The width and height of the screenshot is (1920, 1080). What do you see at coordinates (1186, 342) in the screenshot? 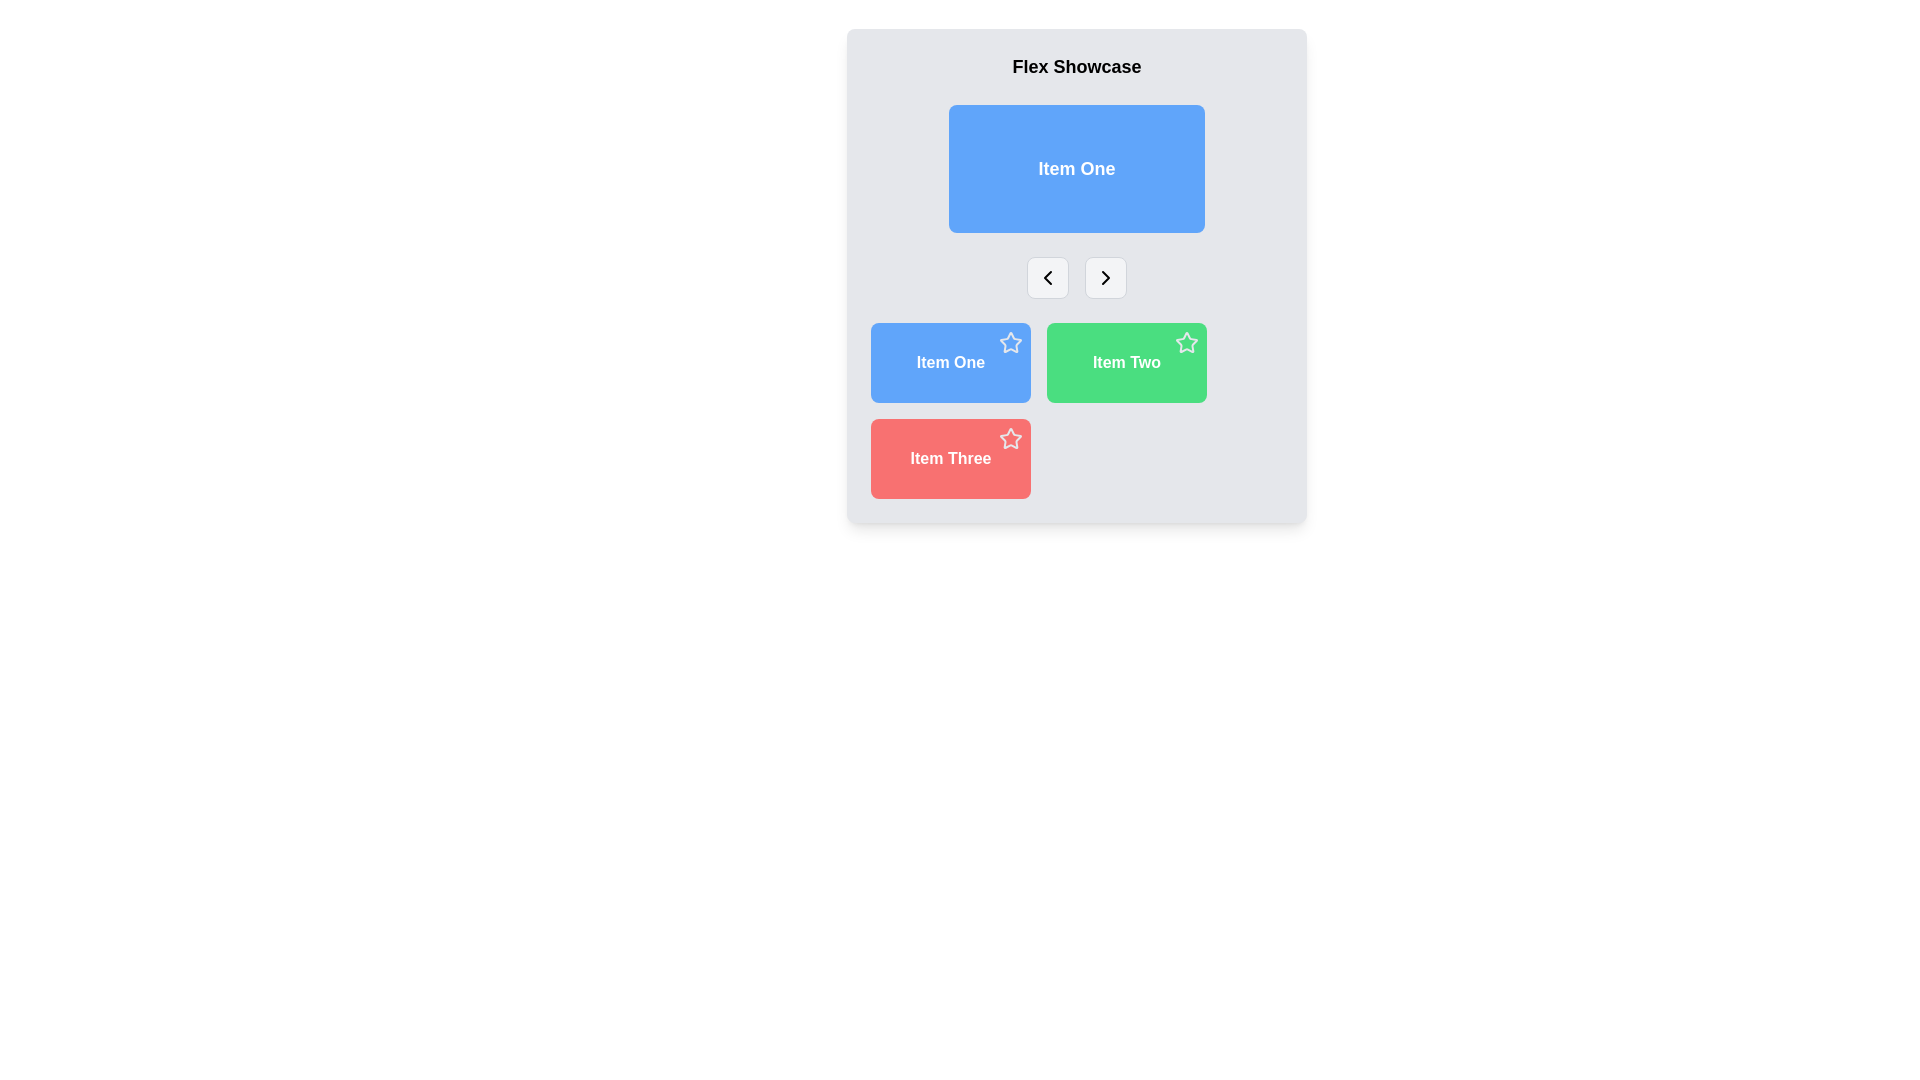
I see `the star icon with an outline design and a white stroke located in the top-right corner of the green box labeled 'Item Two'` at bounding box center [1186, 342].